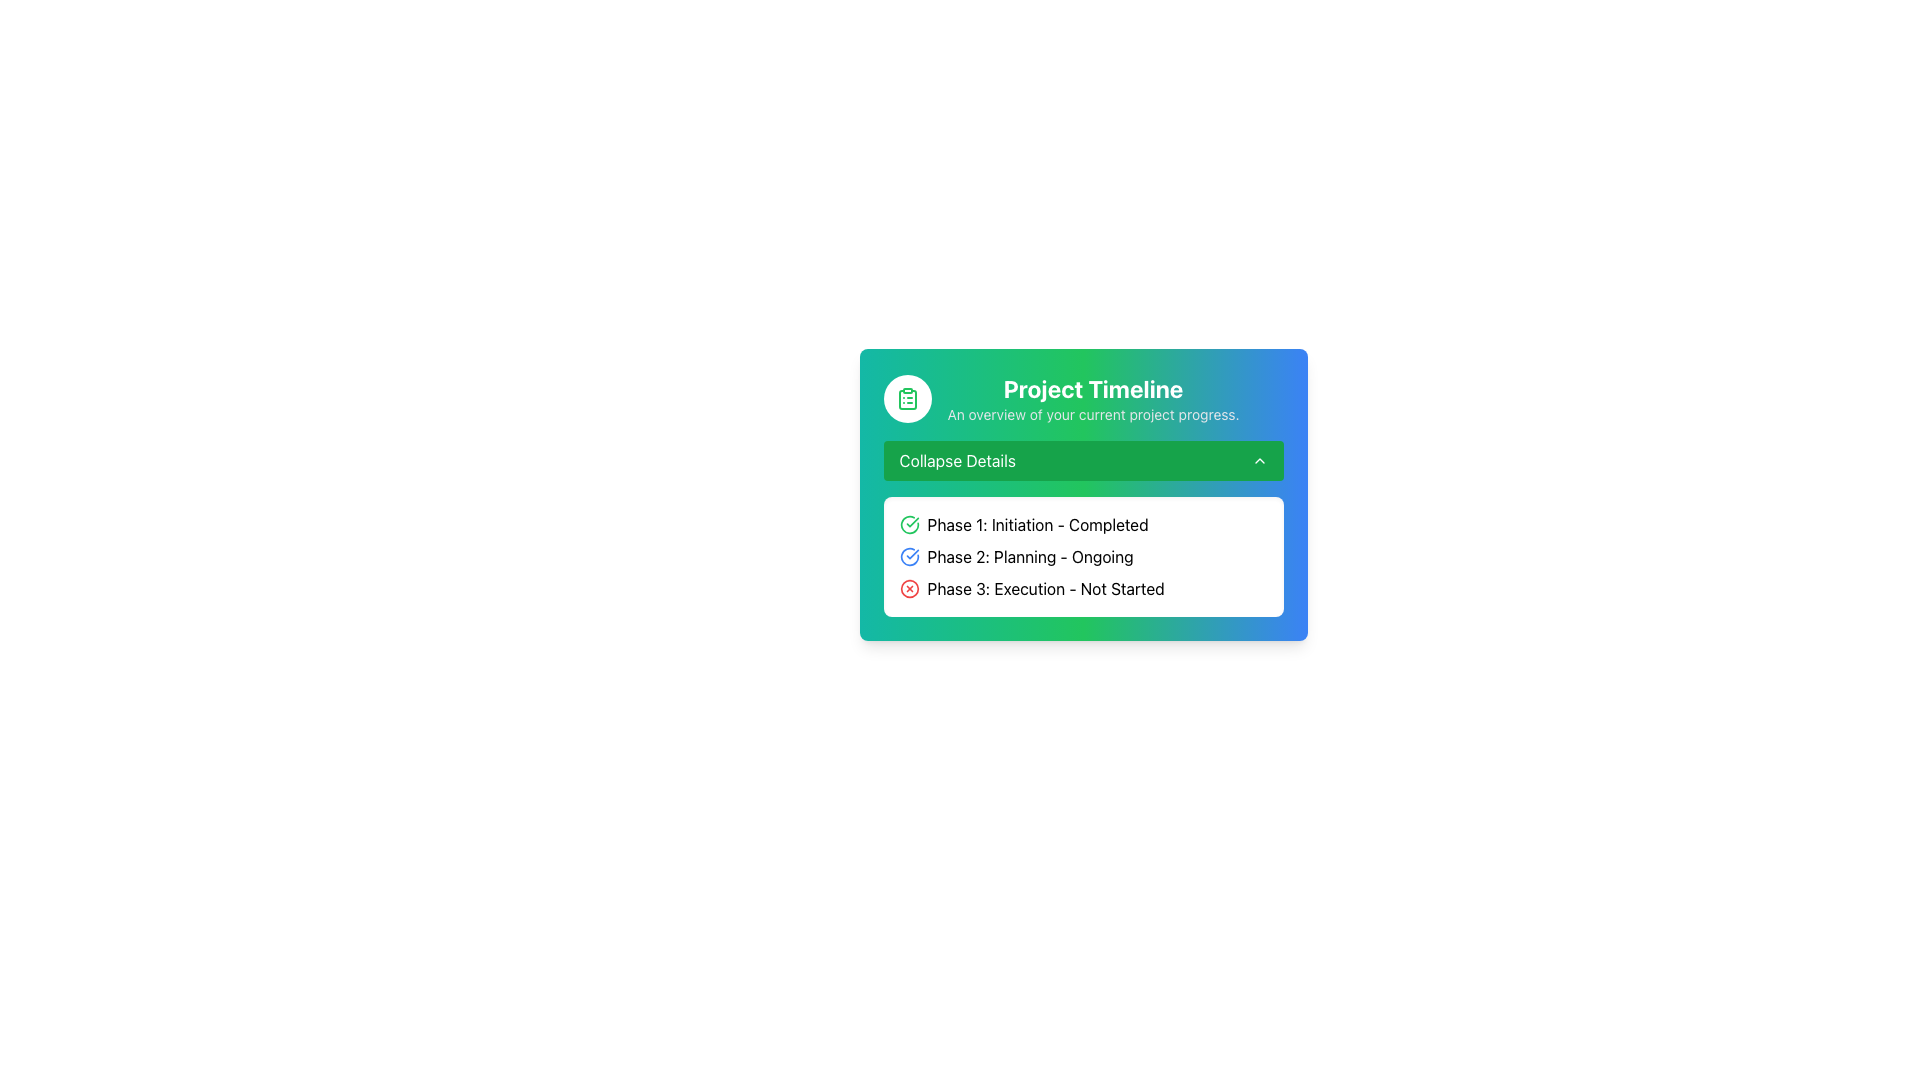  Describe the element at coordinates (1038, 523) in the screenshot. I see `text label indicating the completion status of Phase 1, positioned under the 'Collapse Details' button in the project timeline list` at that location.